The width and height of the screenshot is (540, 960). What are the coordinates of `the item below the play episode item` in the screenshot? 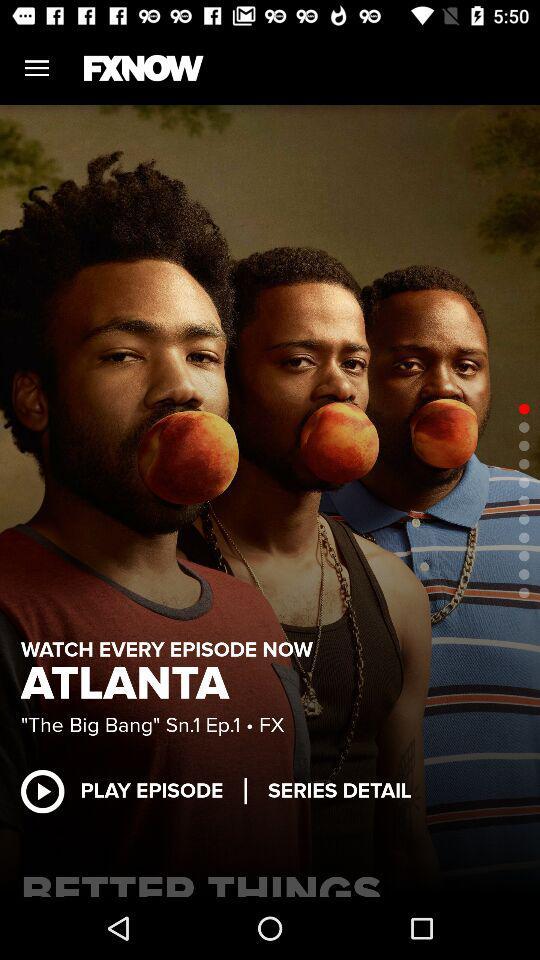 It's located at (270, 880).